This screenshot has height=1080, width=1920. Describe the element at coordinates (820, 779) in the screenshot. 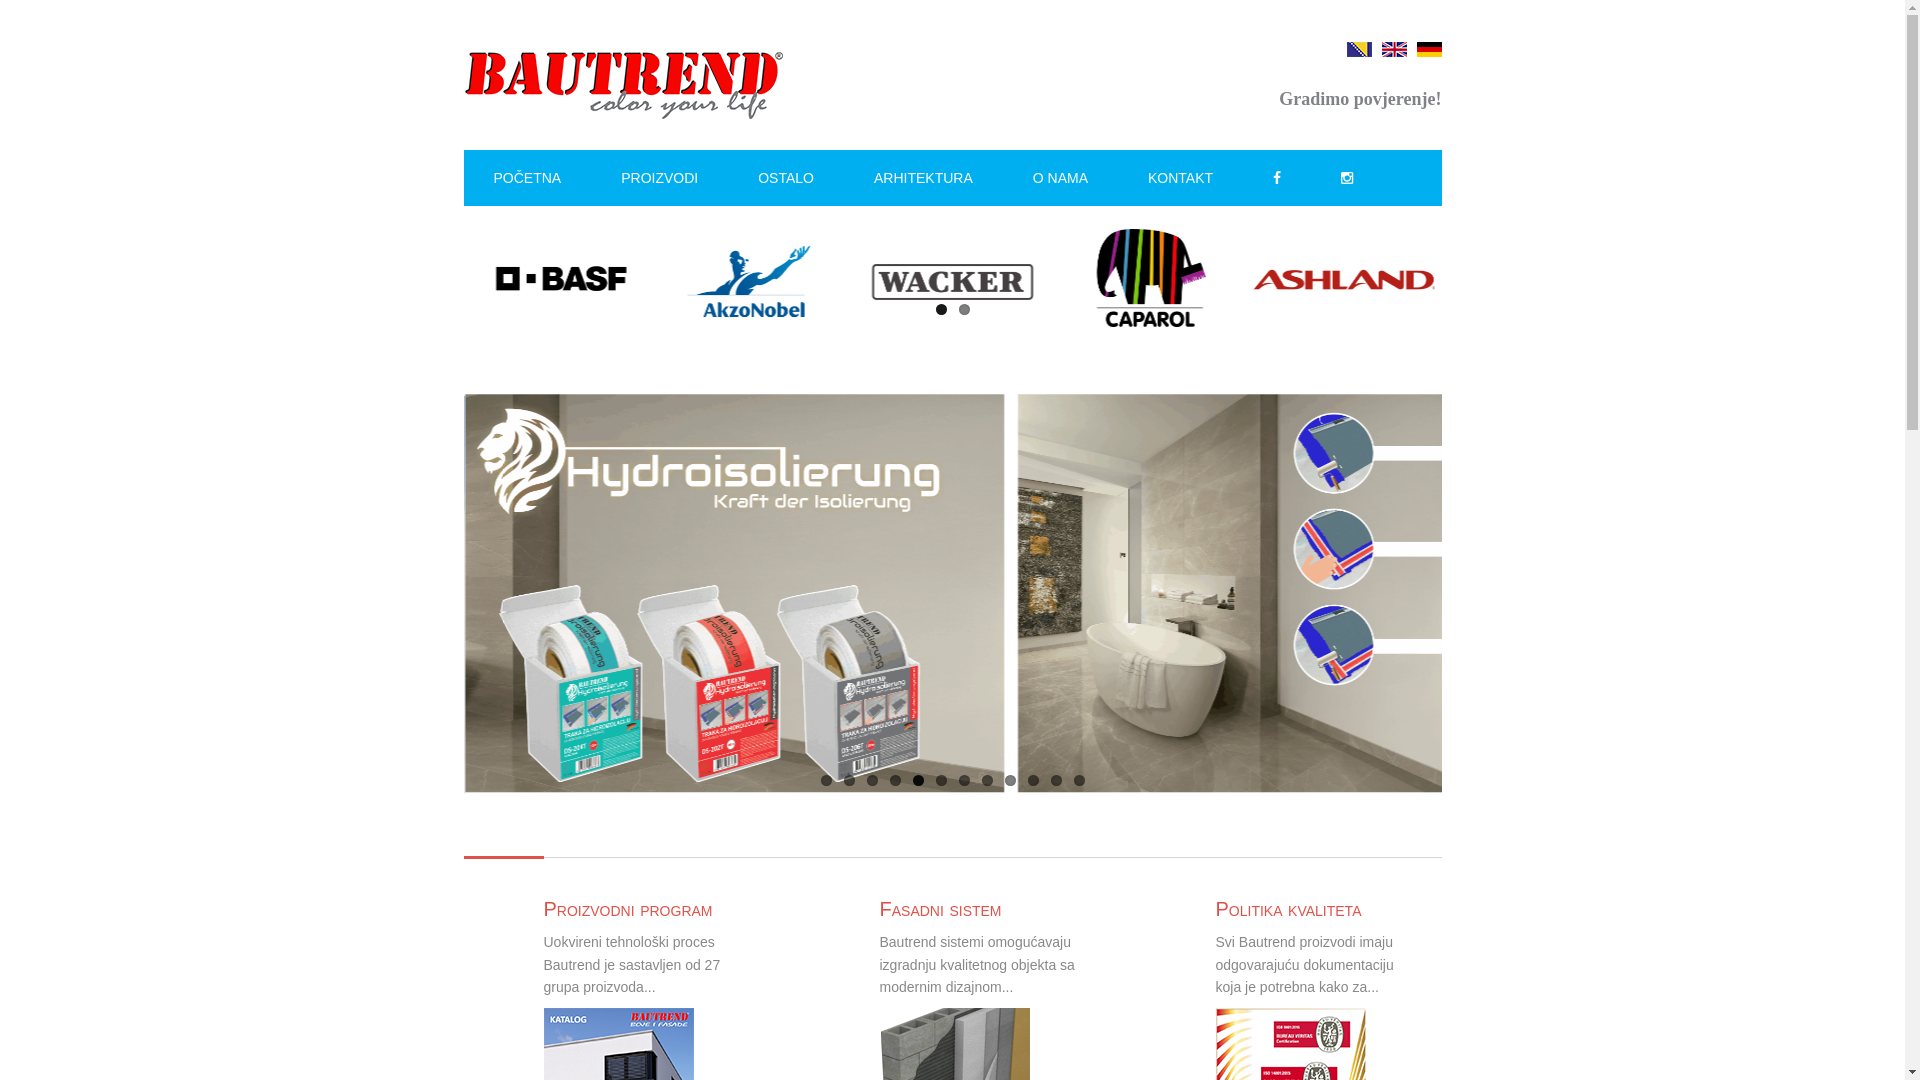

I see `'1'` at that location.